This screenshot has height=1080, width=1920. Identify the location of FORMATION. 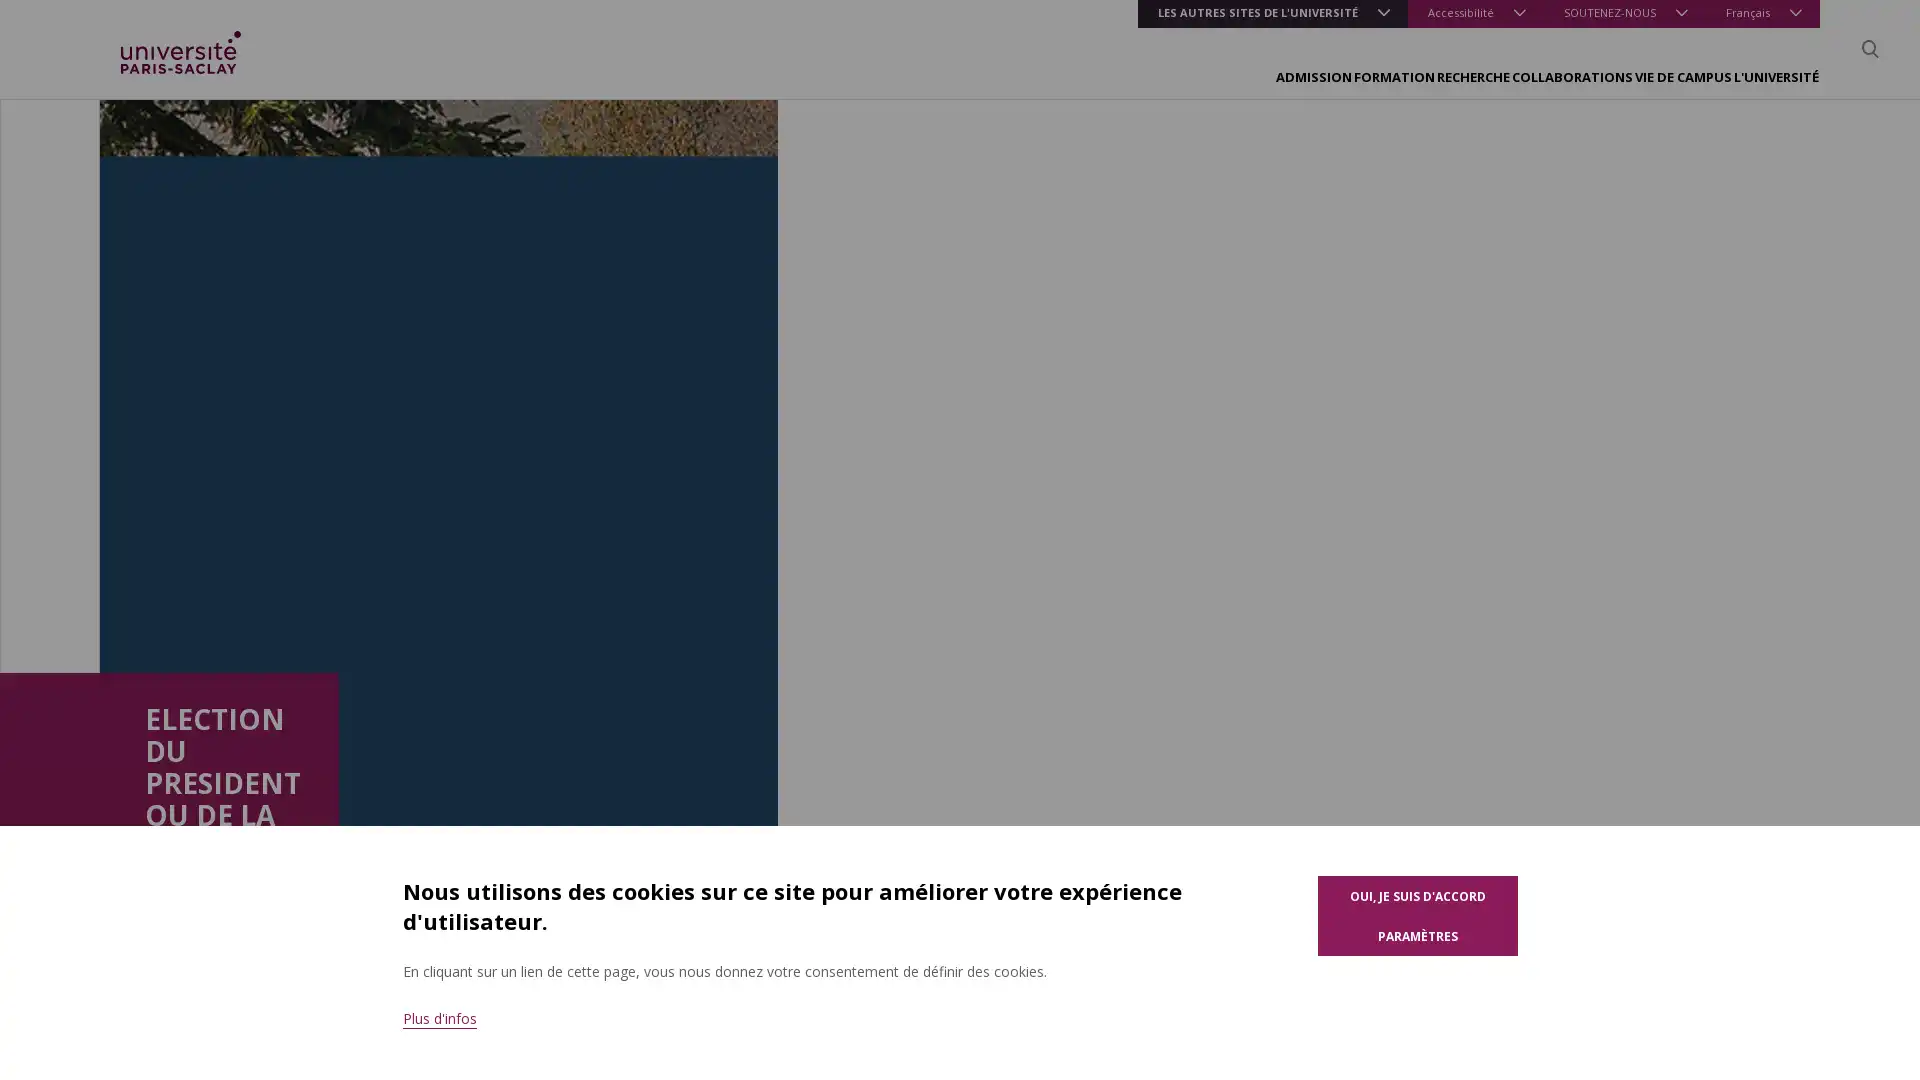
(1134, 68).